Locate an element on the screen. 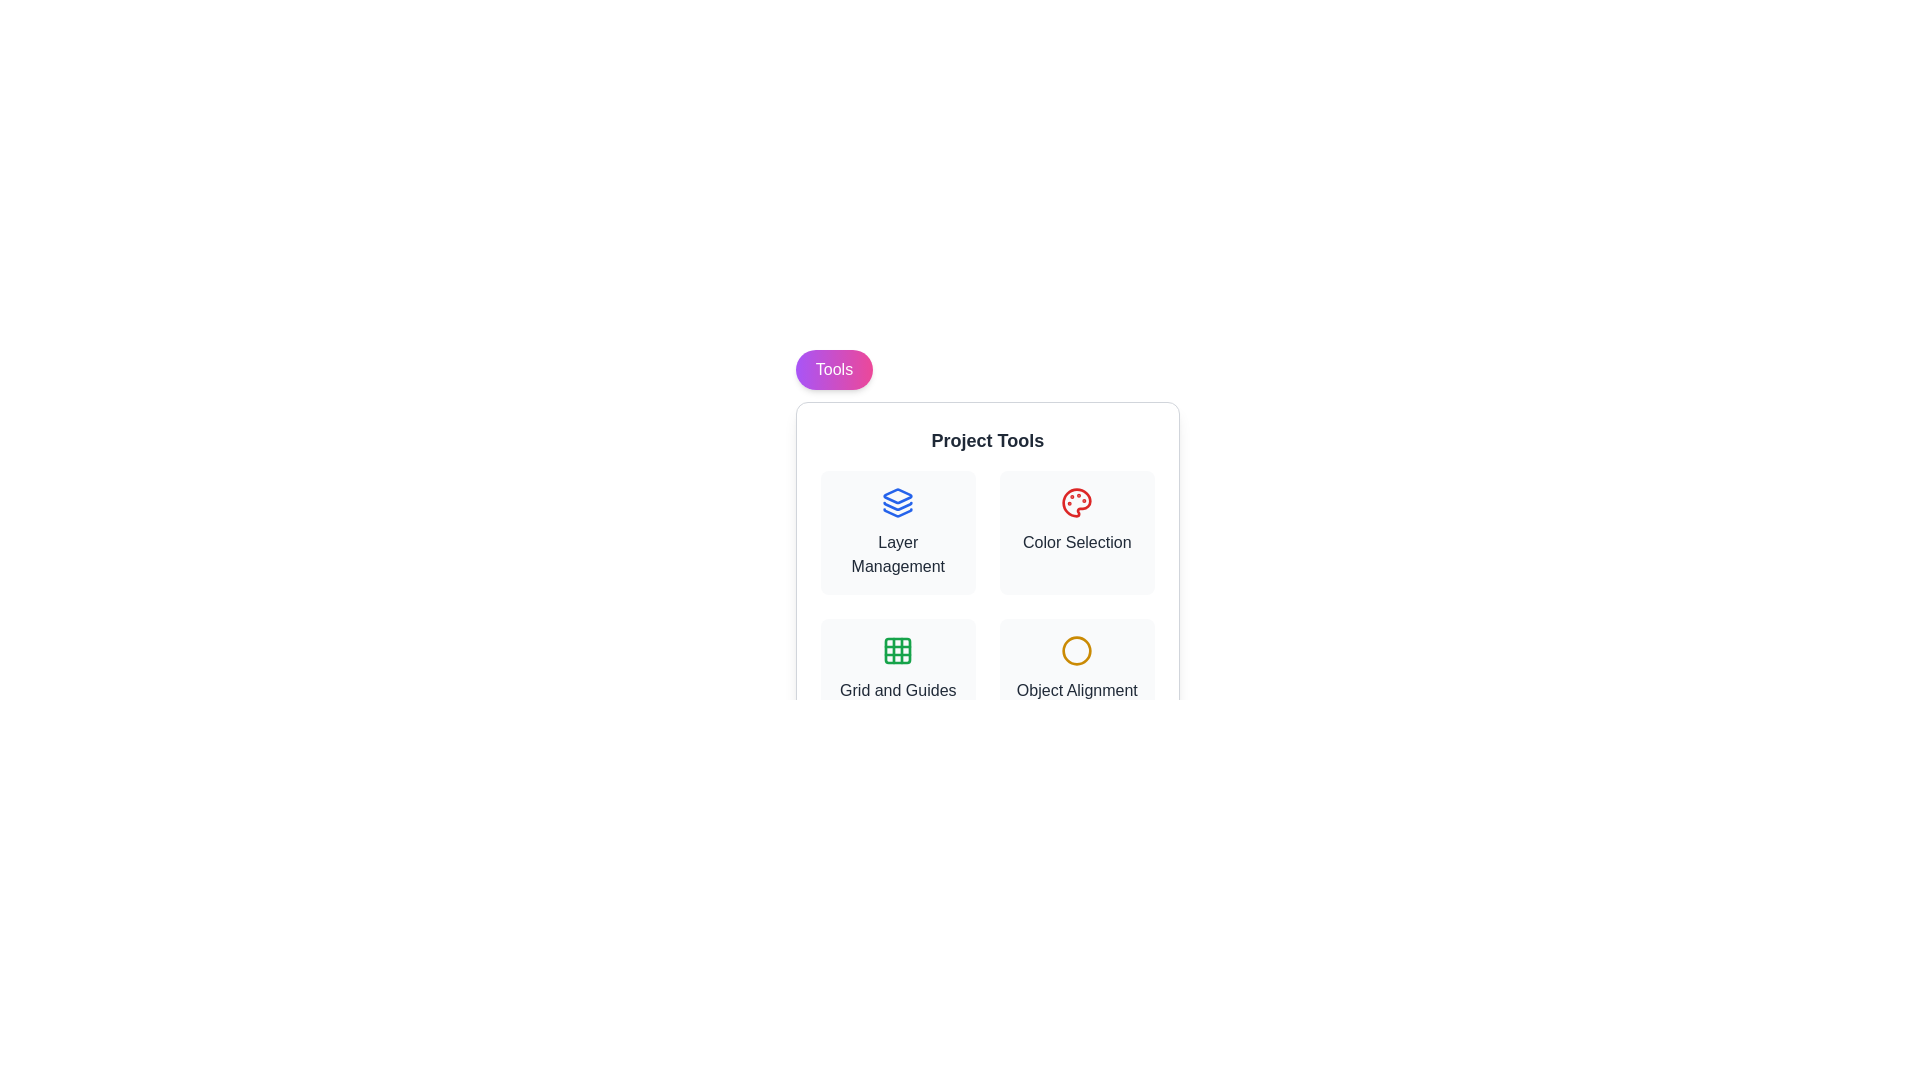 Image resolution: width=1920 pixels, height=1080 pixels. the middle layer of the three-layer stacked icon, characterized by a polygonal shape with shades of blue, located within the SVG graphic in the 'Layer Management' card is located at coordinates (897, 505).